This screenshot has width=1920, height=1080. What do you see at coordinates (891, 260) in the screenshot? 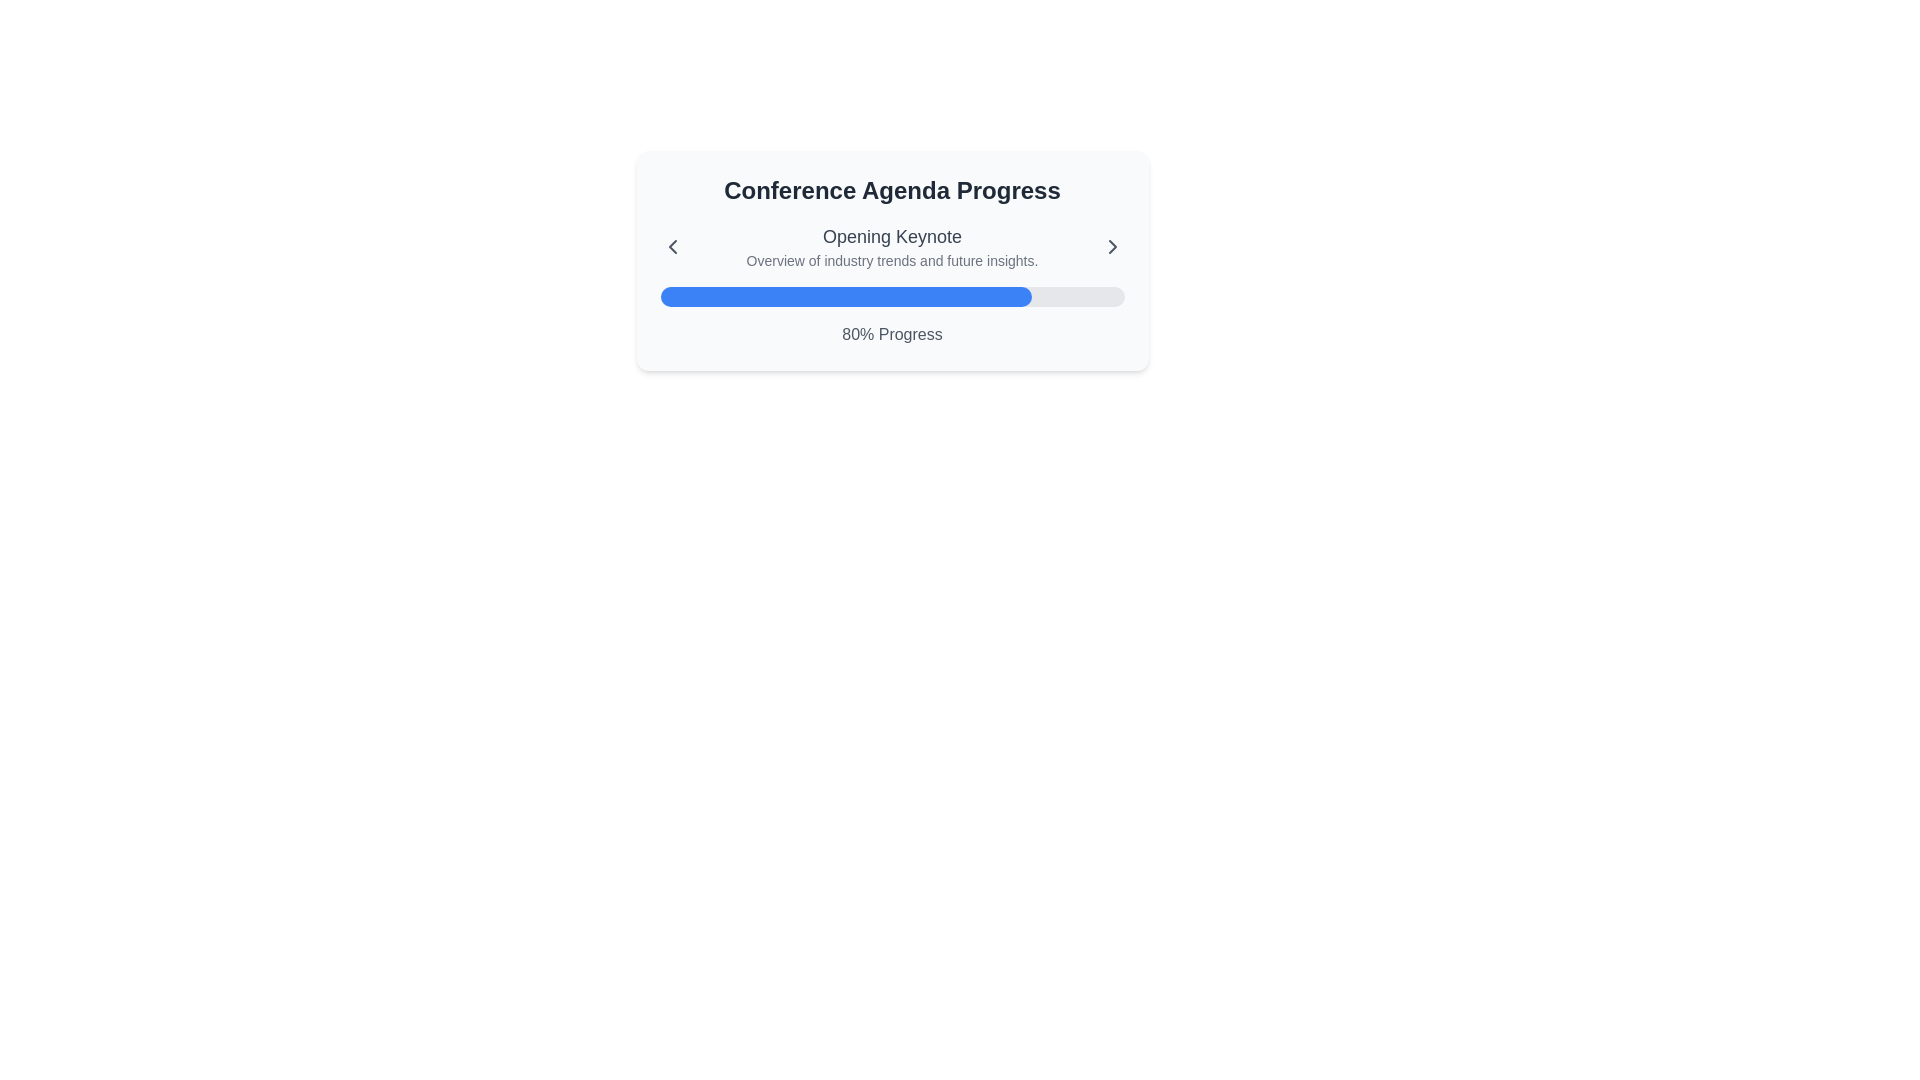
I see `the text label that provides additional information related to the main title 'Opening Keynote', located directly below the heading and centered within the card layout` at bounding box center [891, 260].